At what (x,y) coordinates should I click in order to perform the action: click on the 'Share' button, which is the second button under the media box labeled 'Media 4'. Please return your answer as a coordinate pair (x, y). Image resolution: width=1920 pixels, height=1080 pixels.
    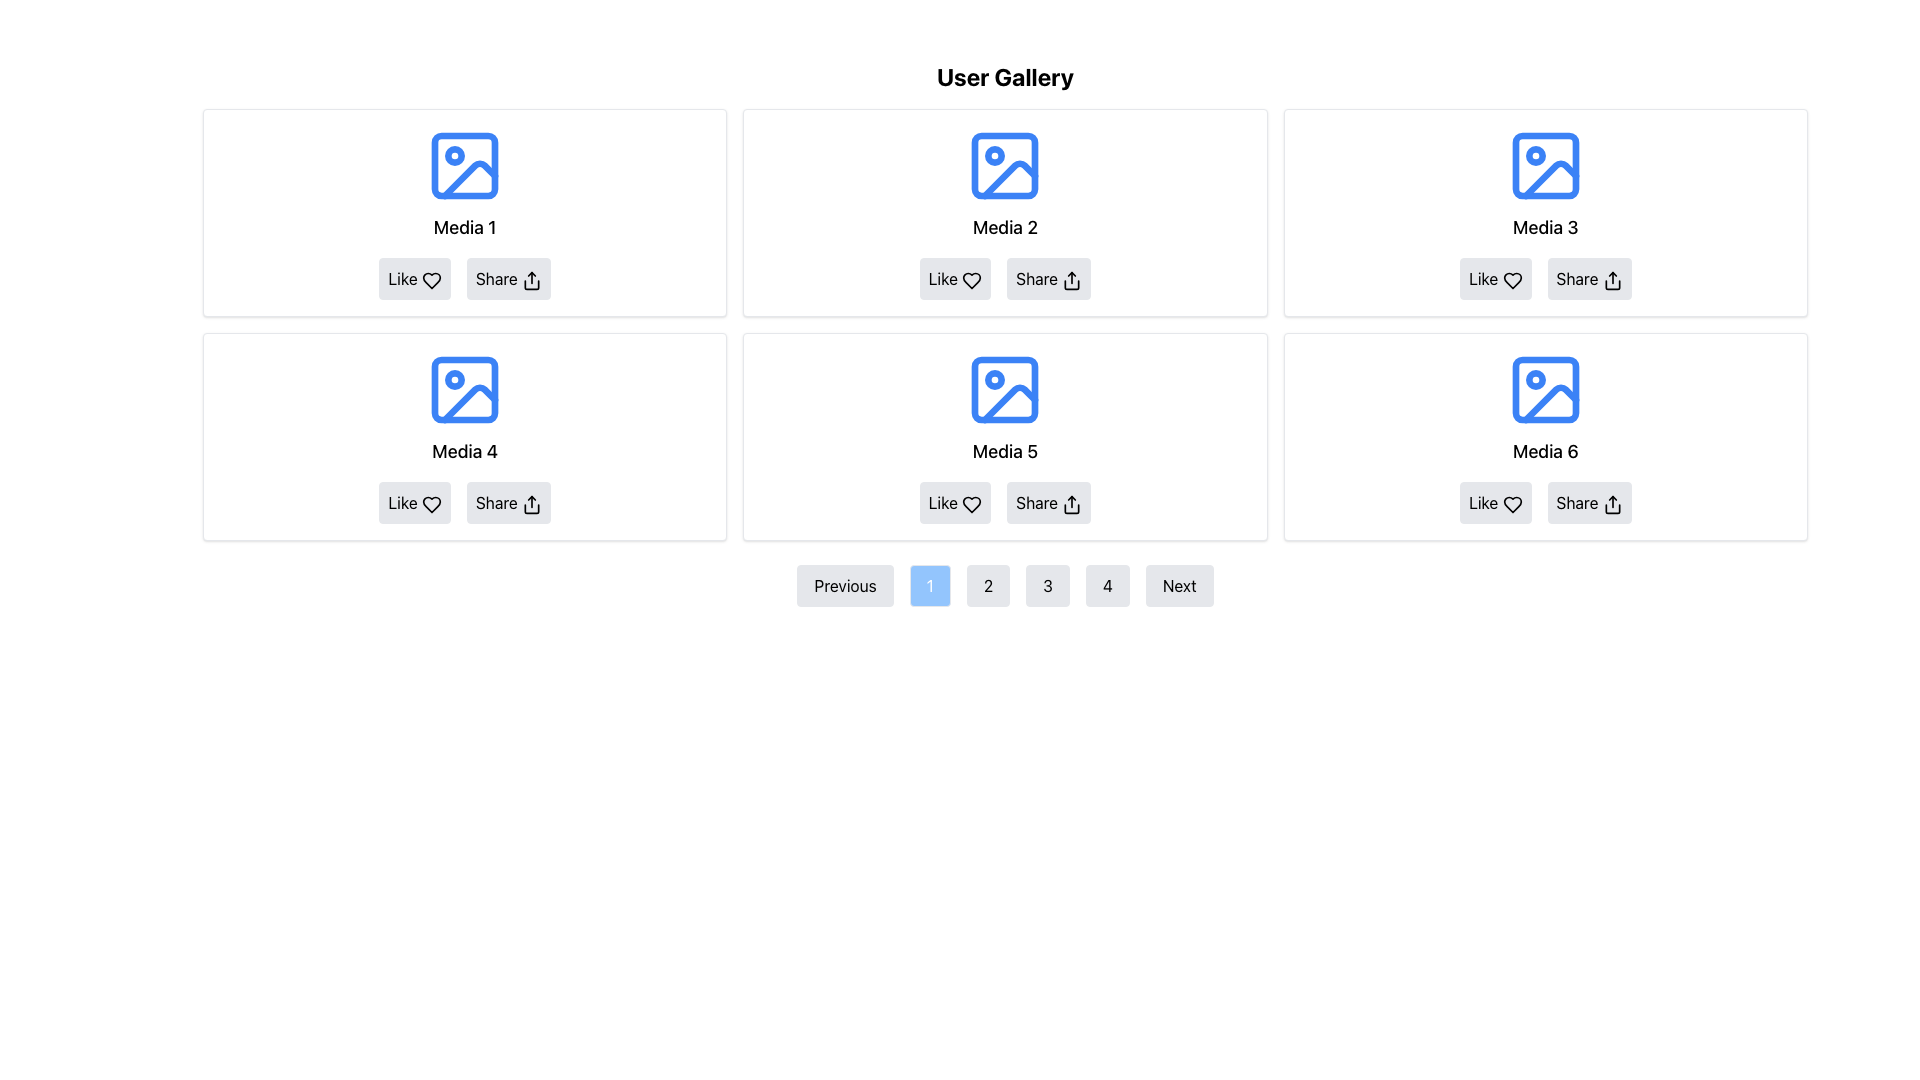
    Looking at the image, I should click on (508, 501).